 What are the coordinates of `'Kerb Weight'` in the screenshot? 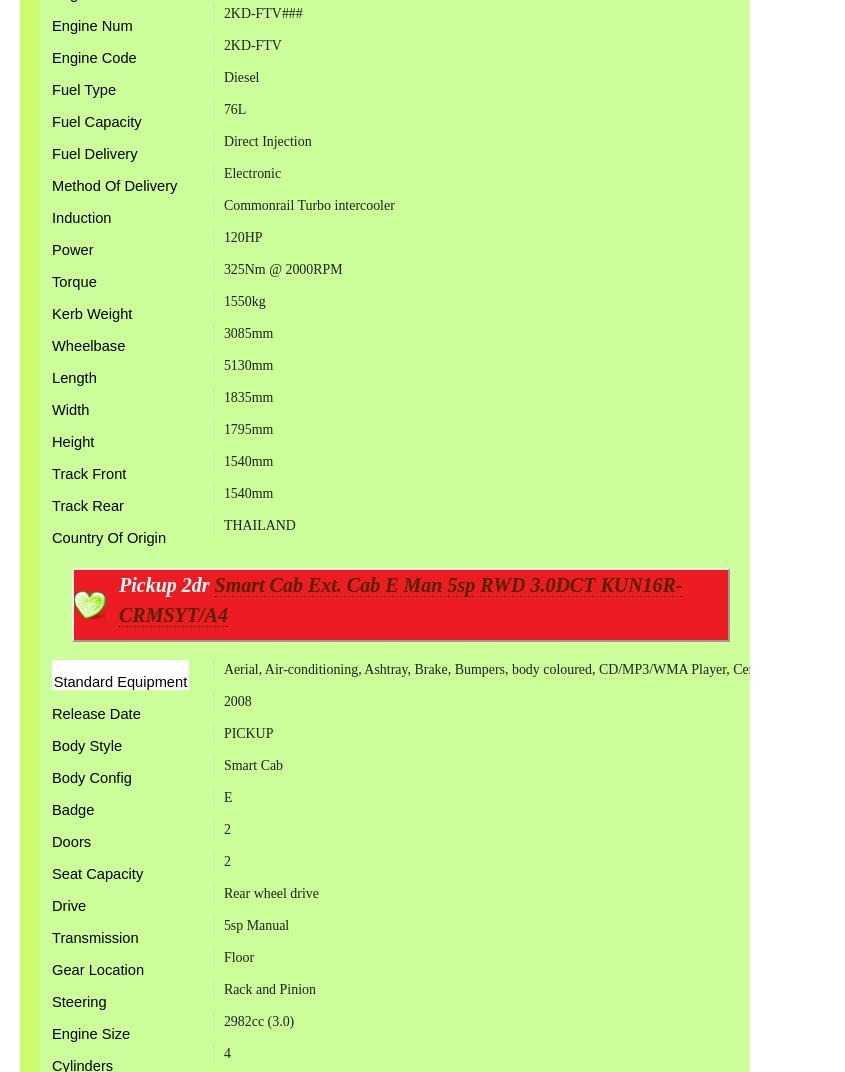 It's located at (92, 312).